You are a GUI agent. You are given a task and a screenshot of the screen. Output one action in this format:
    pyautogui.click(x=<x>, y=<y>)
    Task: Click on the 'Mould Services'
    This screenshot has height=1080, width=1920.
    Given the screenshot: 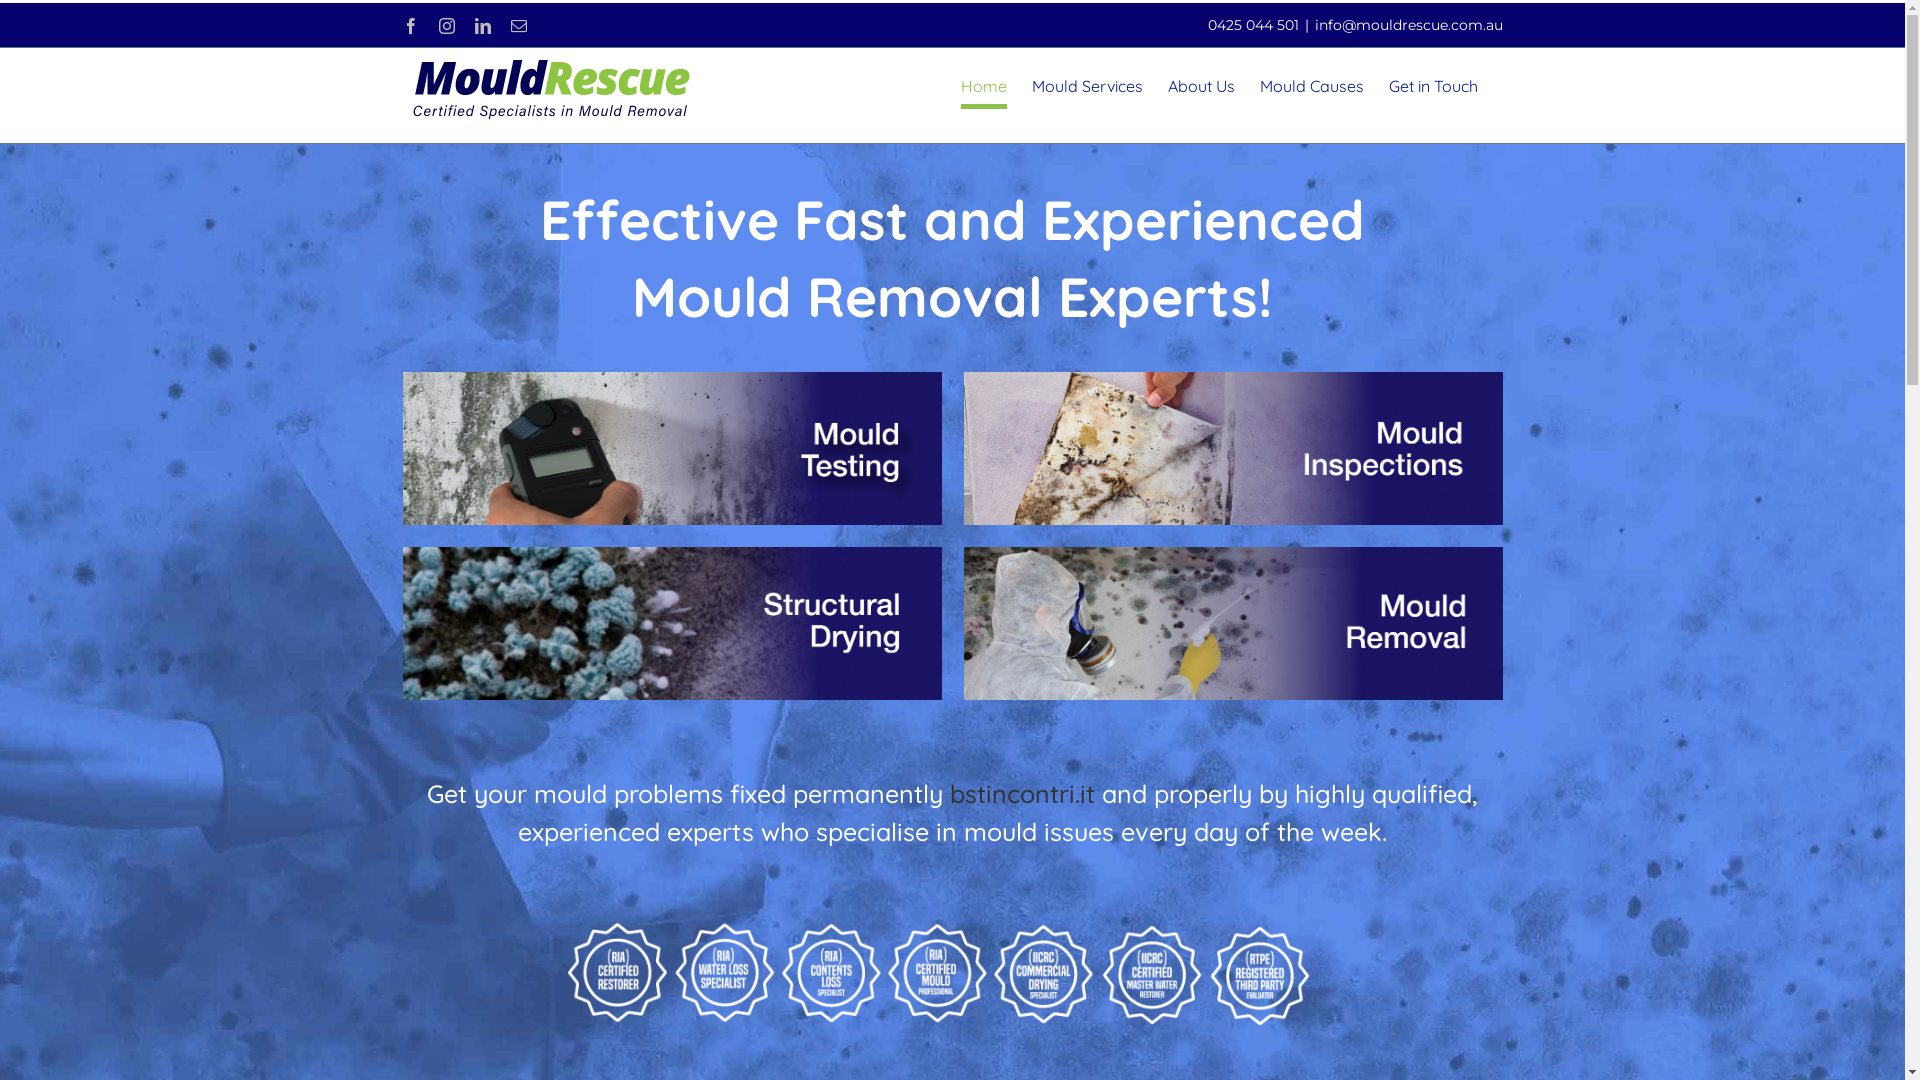 What is the action you would take?
    pyautogui.click(x=1086, y=84)
    